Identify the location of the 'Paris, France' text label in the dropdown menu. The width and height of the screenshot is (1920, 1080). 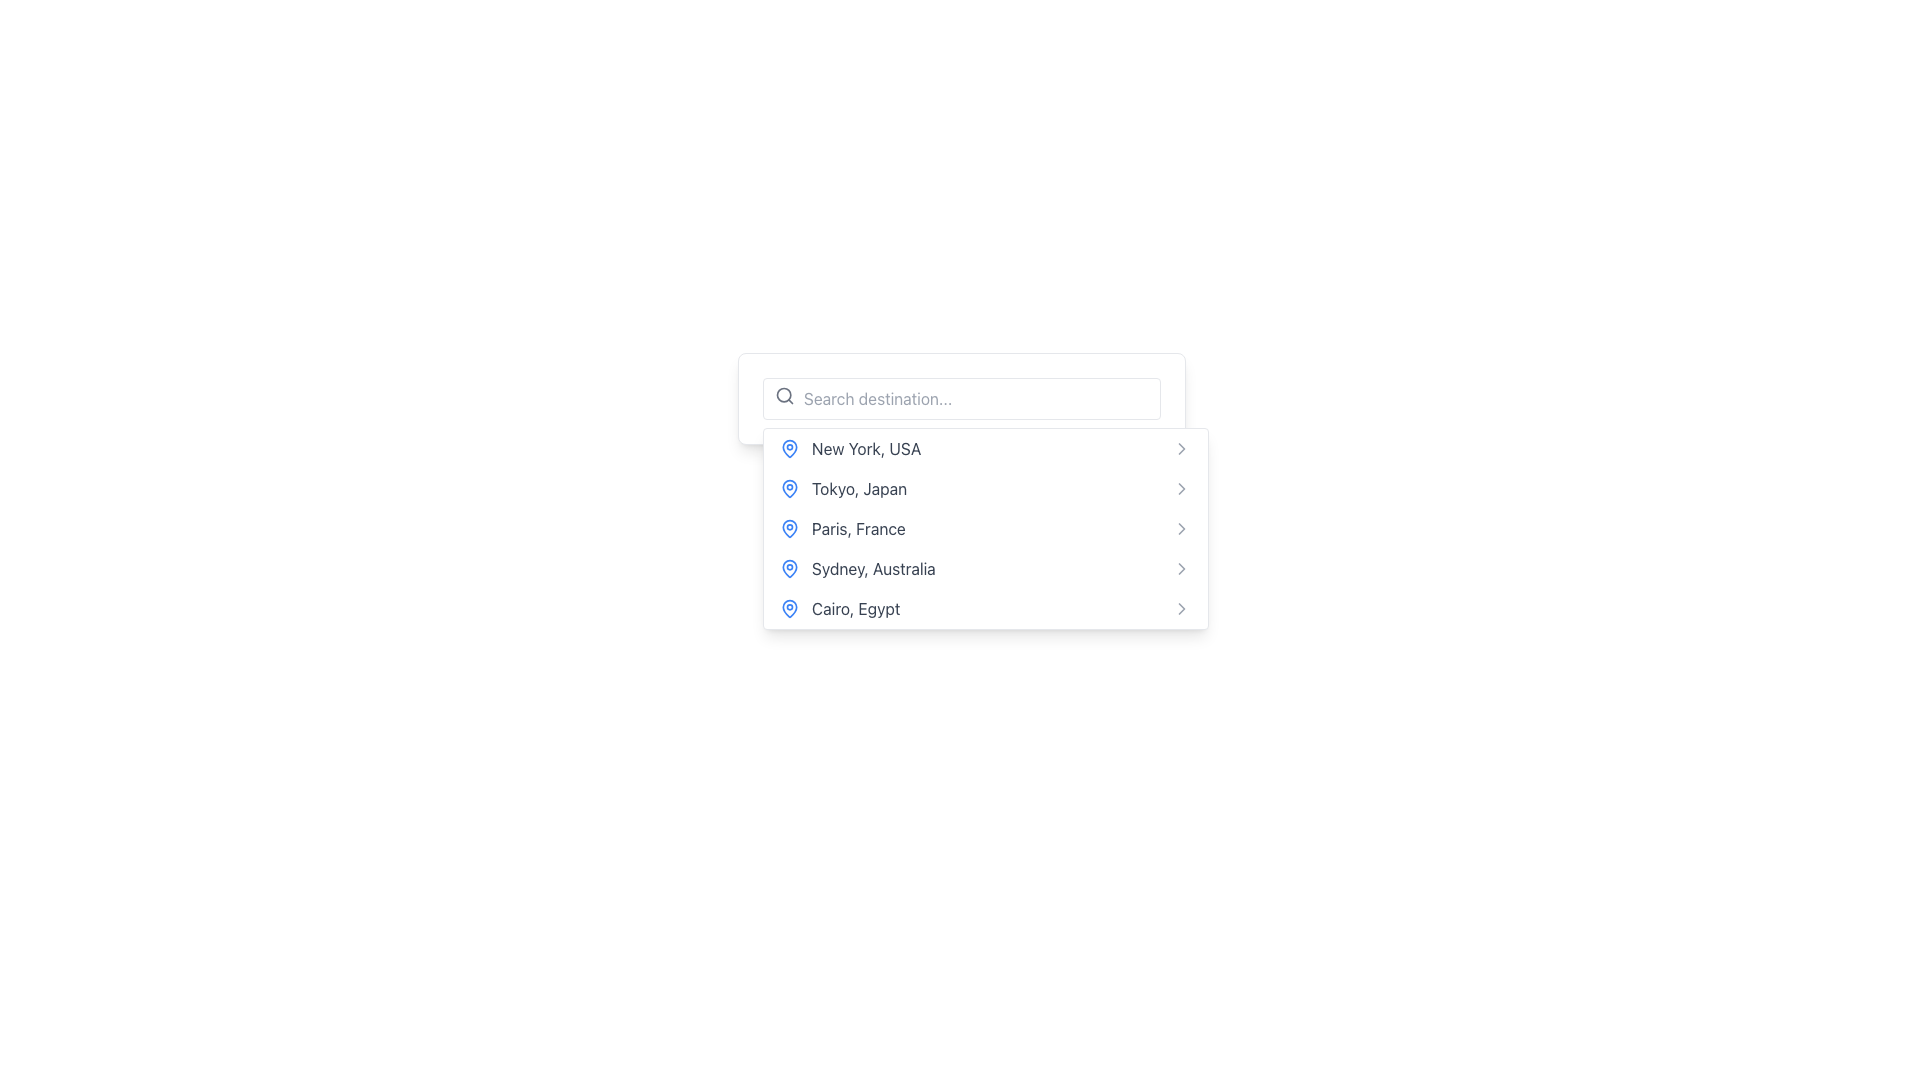
(858, 527).